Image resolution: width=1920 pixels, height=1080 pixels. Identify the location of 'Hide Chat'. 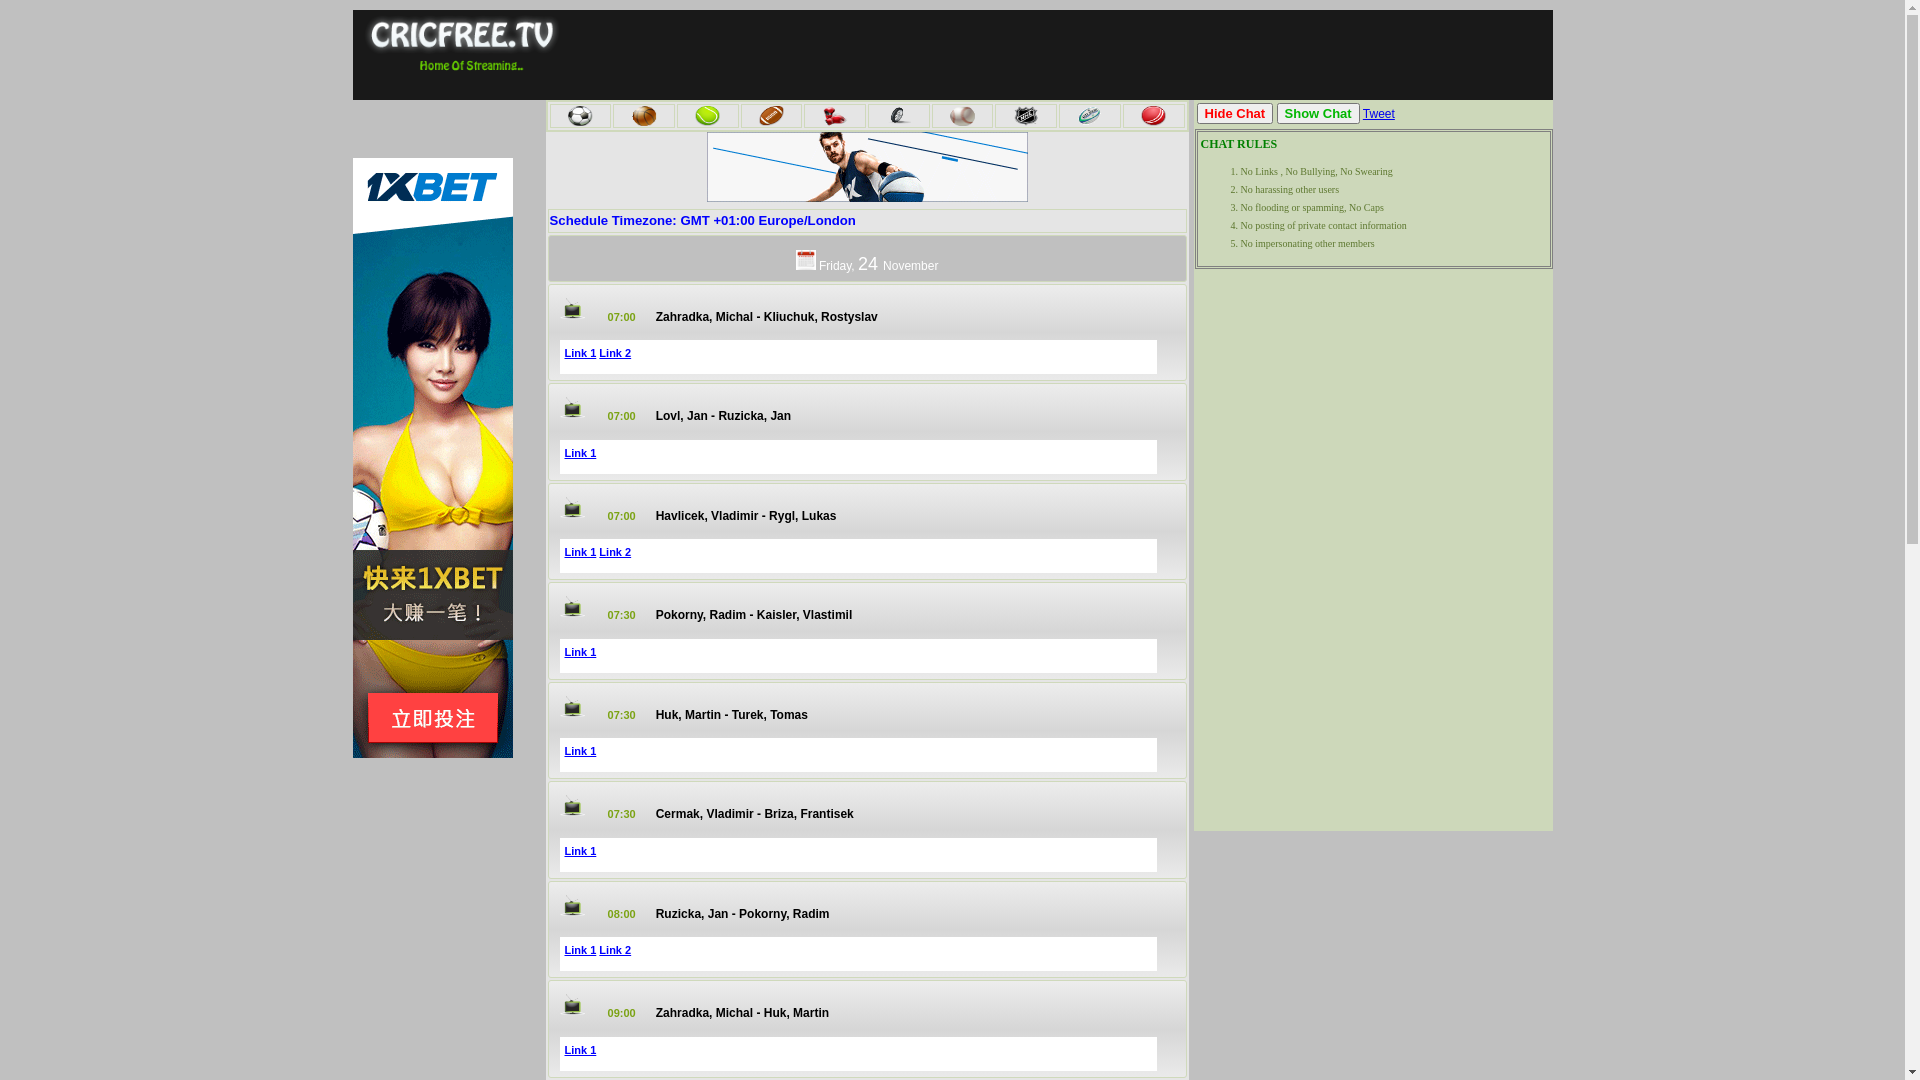
(1195, 113).